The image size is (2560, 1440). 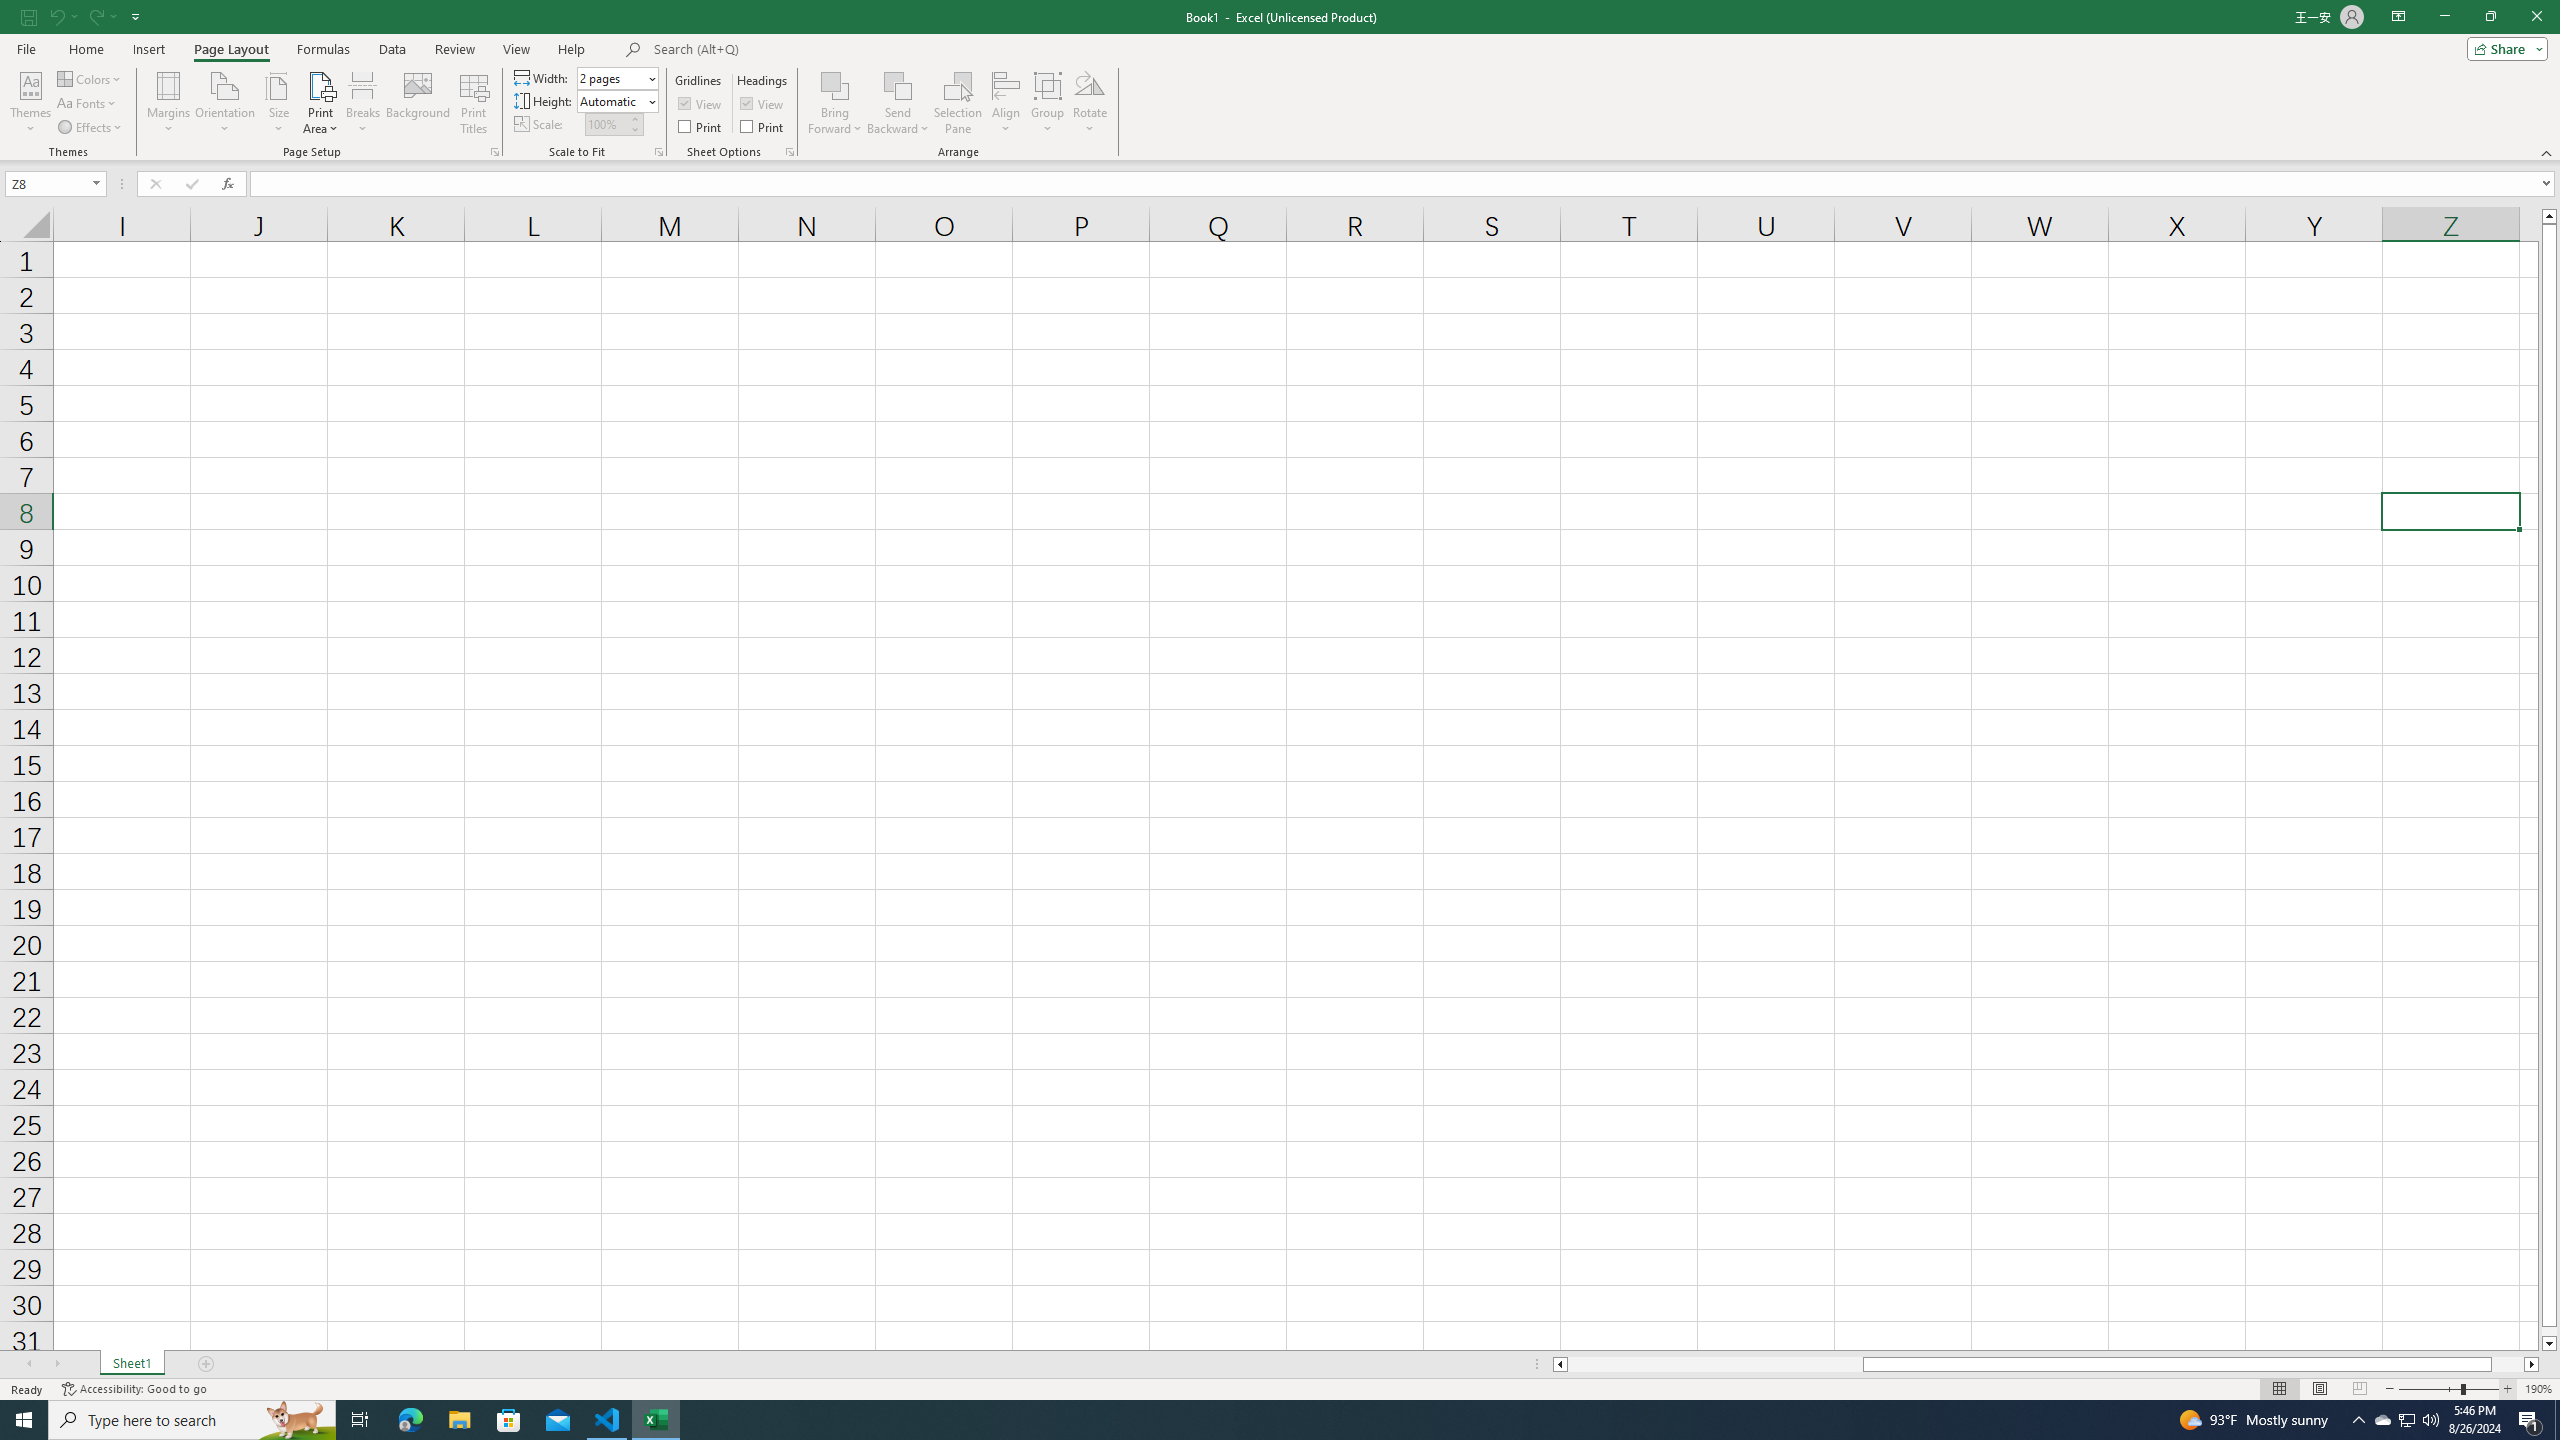 What do you see at coordinates (514, 49) in the screenshot?
I see `'View'` at bounding box center [514, 49].